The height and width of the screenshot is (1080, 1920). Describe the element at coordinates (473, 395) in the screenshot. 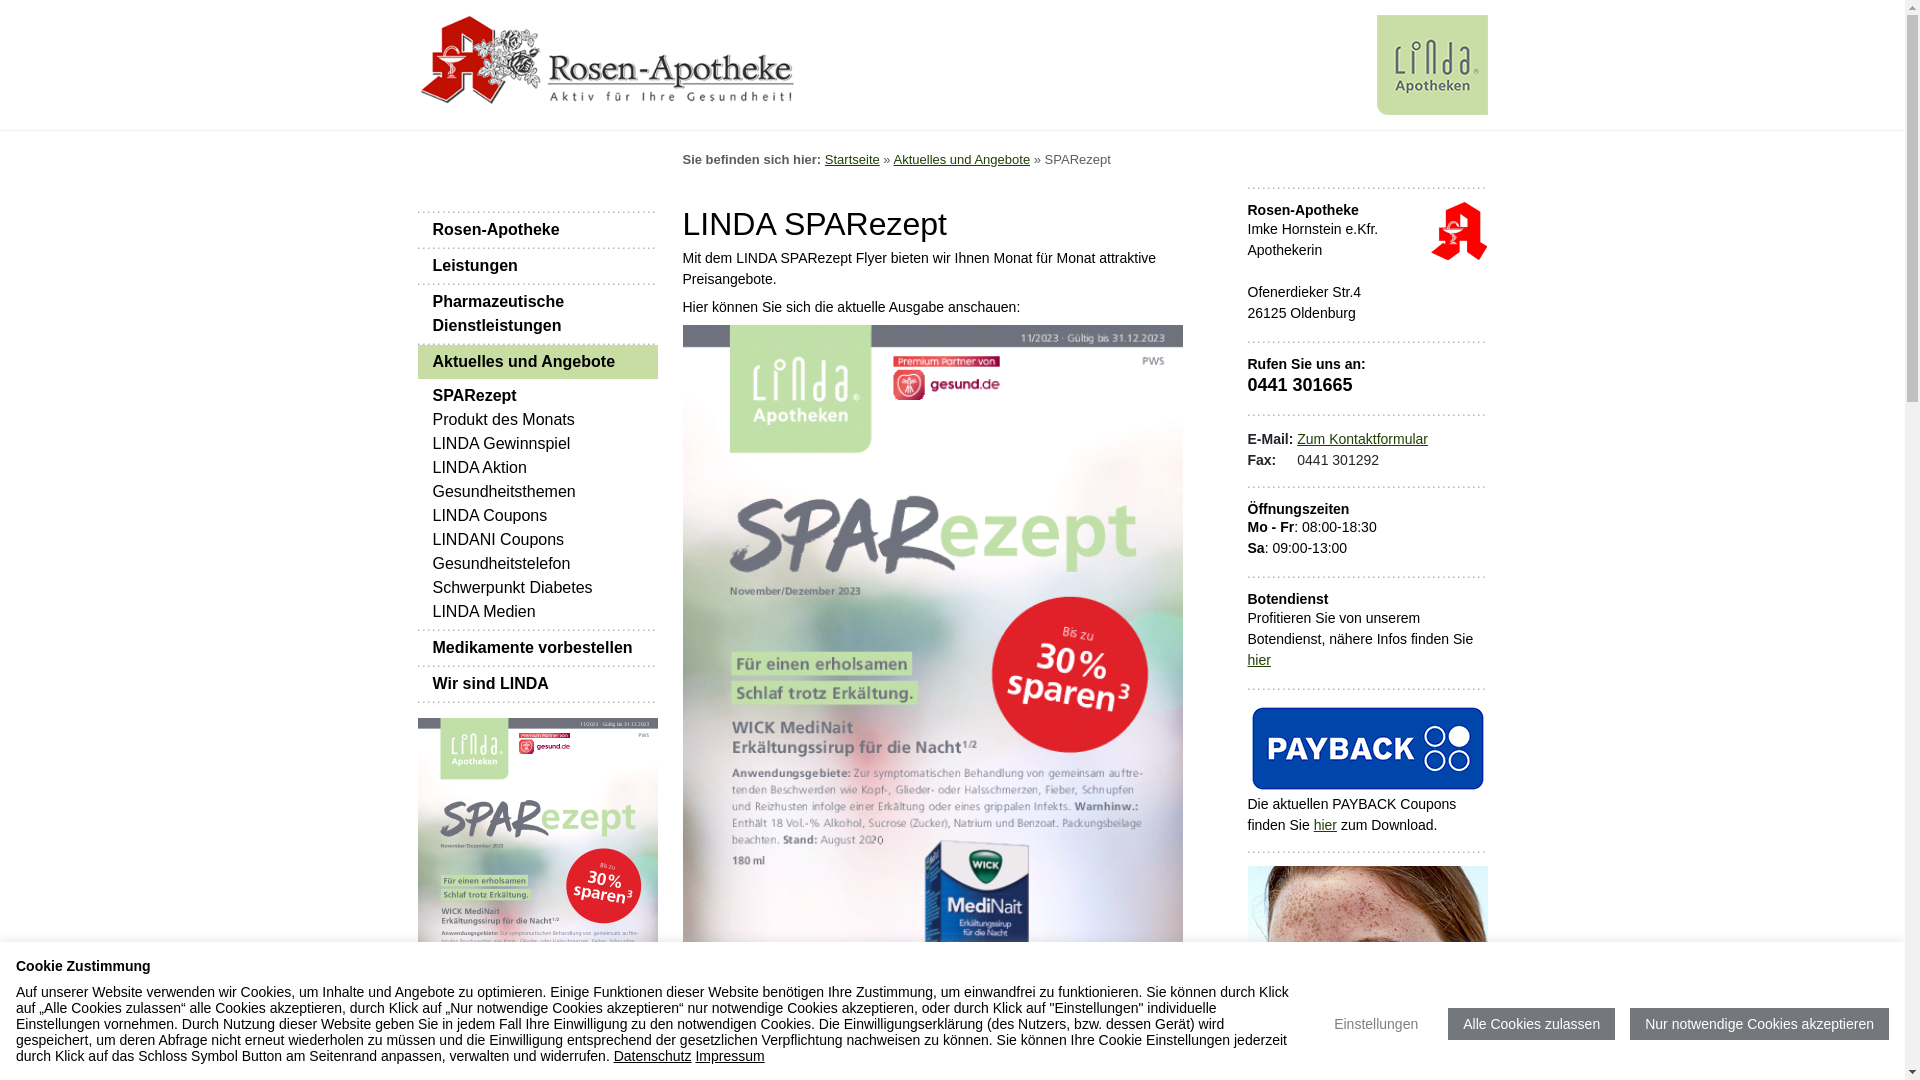

I see `'SPARezept'` at that location.